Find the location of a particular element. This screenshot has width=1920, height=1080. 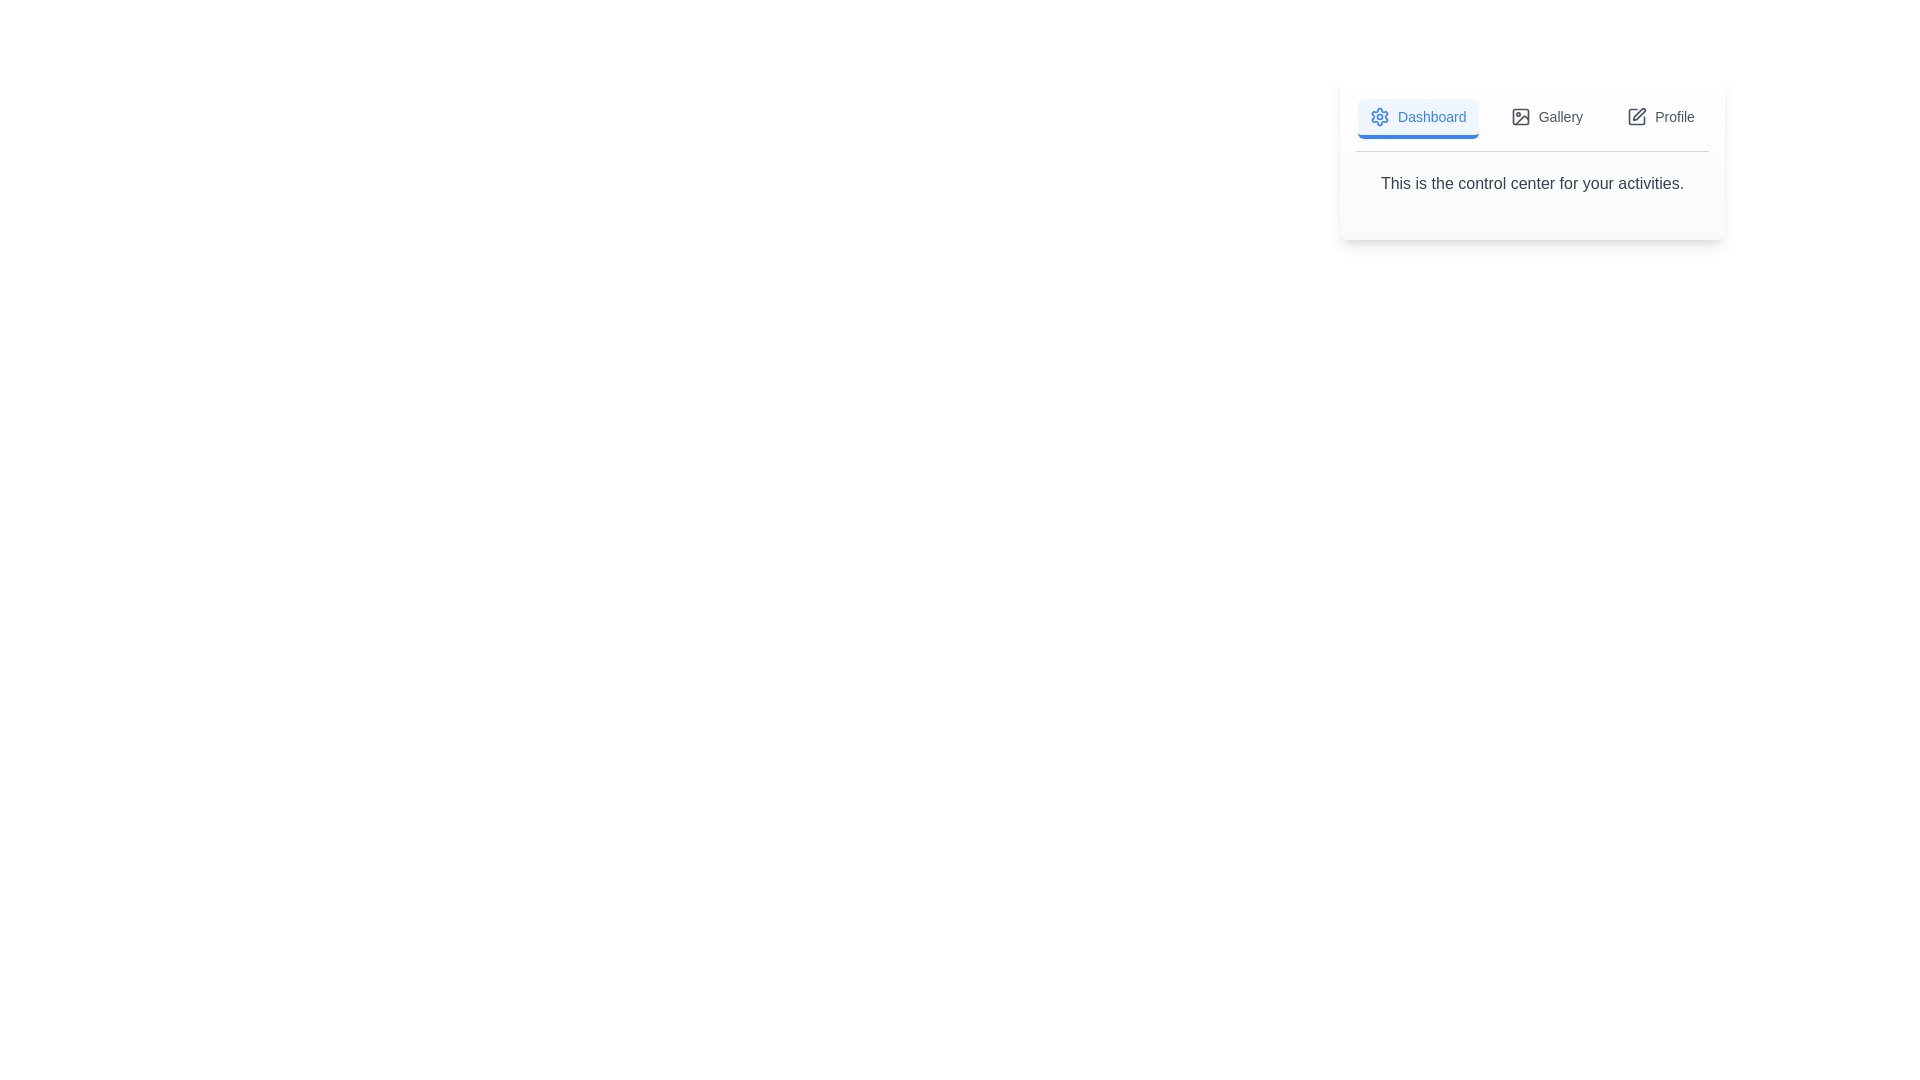

the icon of the Profile tab is located at coordinates (1636, 116).